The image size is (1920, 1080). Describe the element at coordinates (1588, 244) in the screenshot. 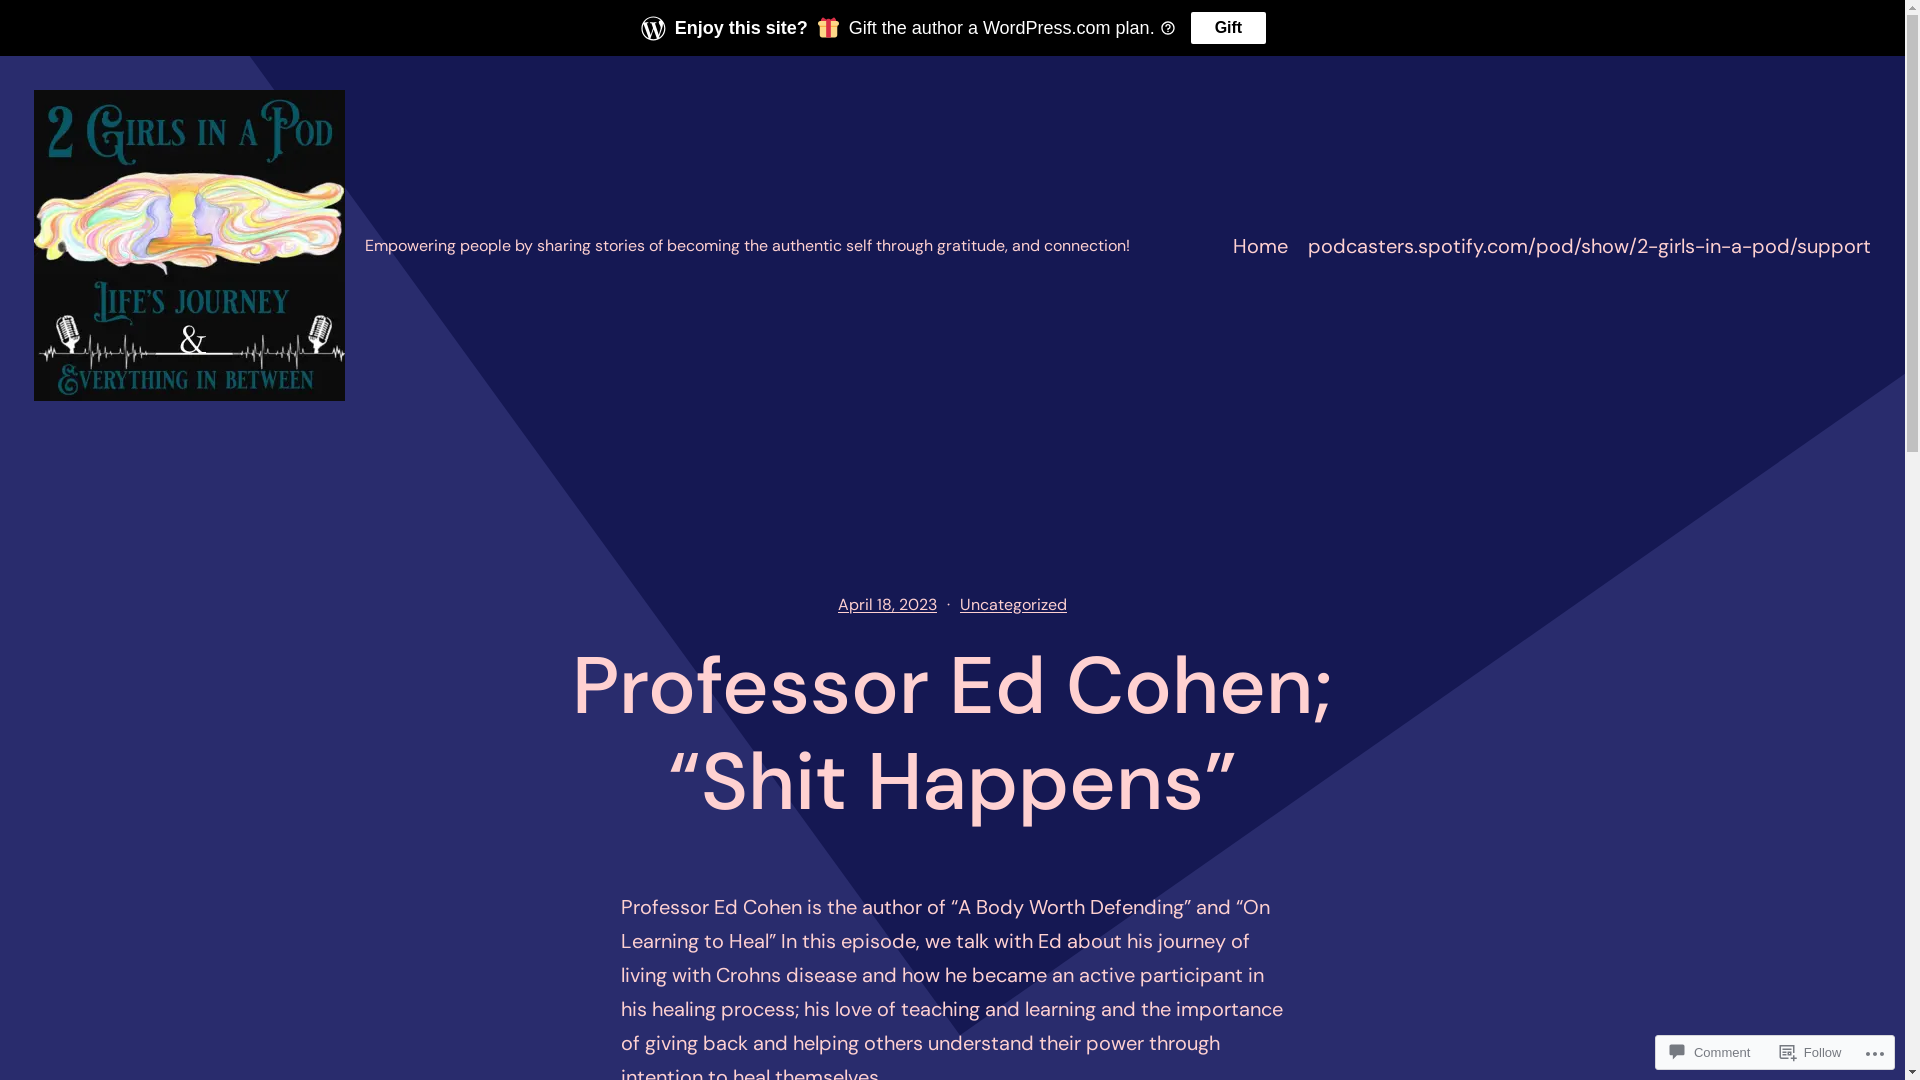

I see `'podcasters.spotify.com/pod/show/2-girls-in-a-pod/support'` at that location.